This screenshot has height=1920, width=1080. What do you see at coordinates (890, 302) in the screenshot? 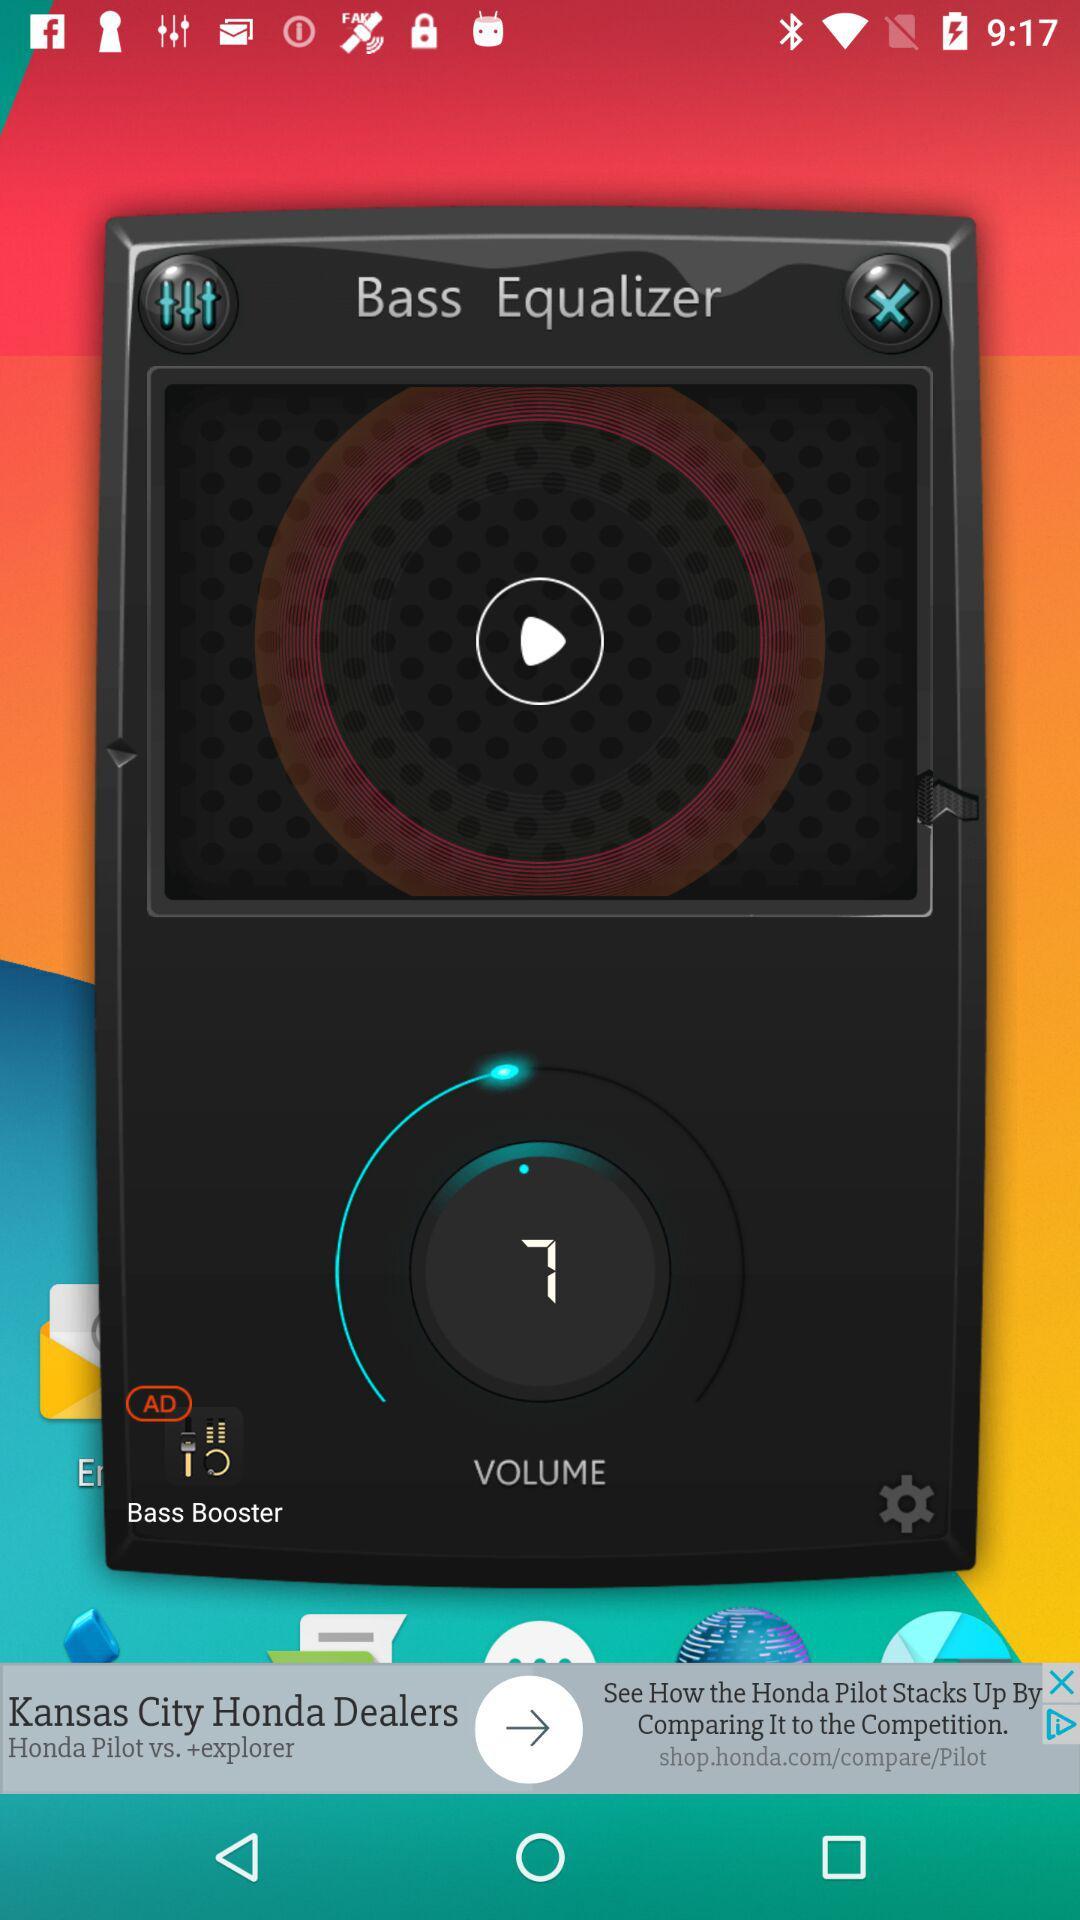
I see `the close icon` at bounding box center [890, 302].